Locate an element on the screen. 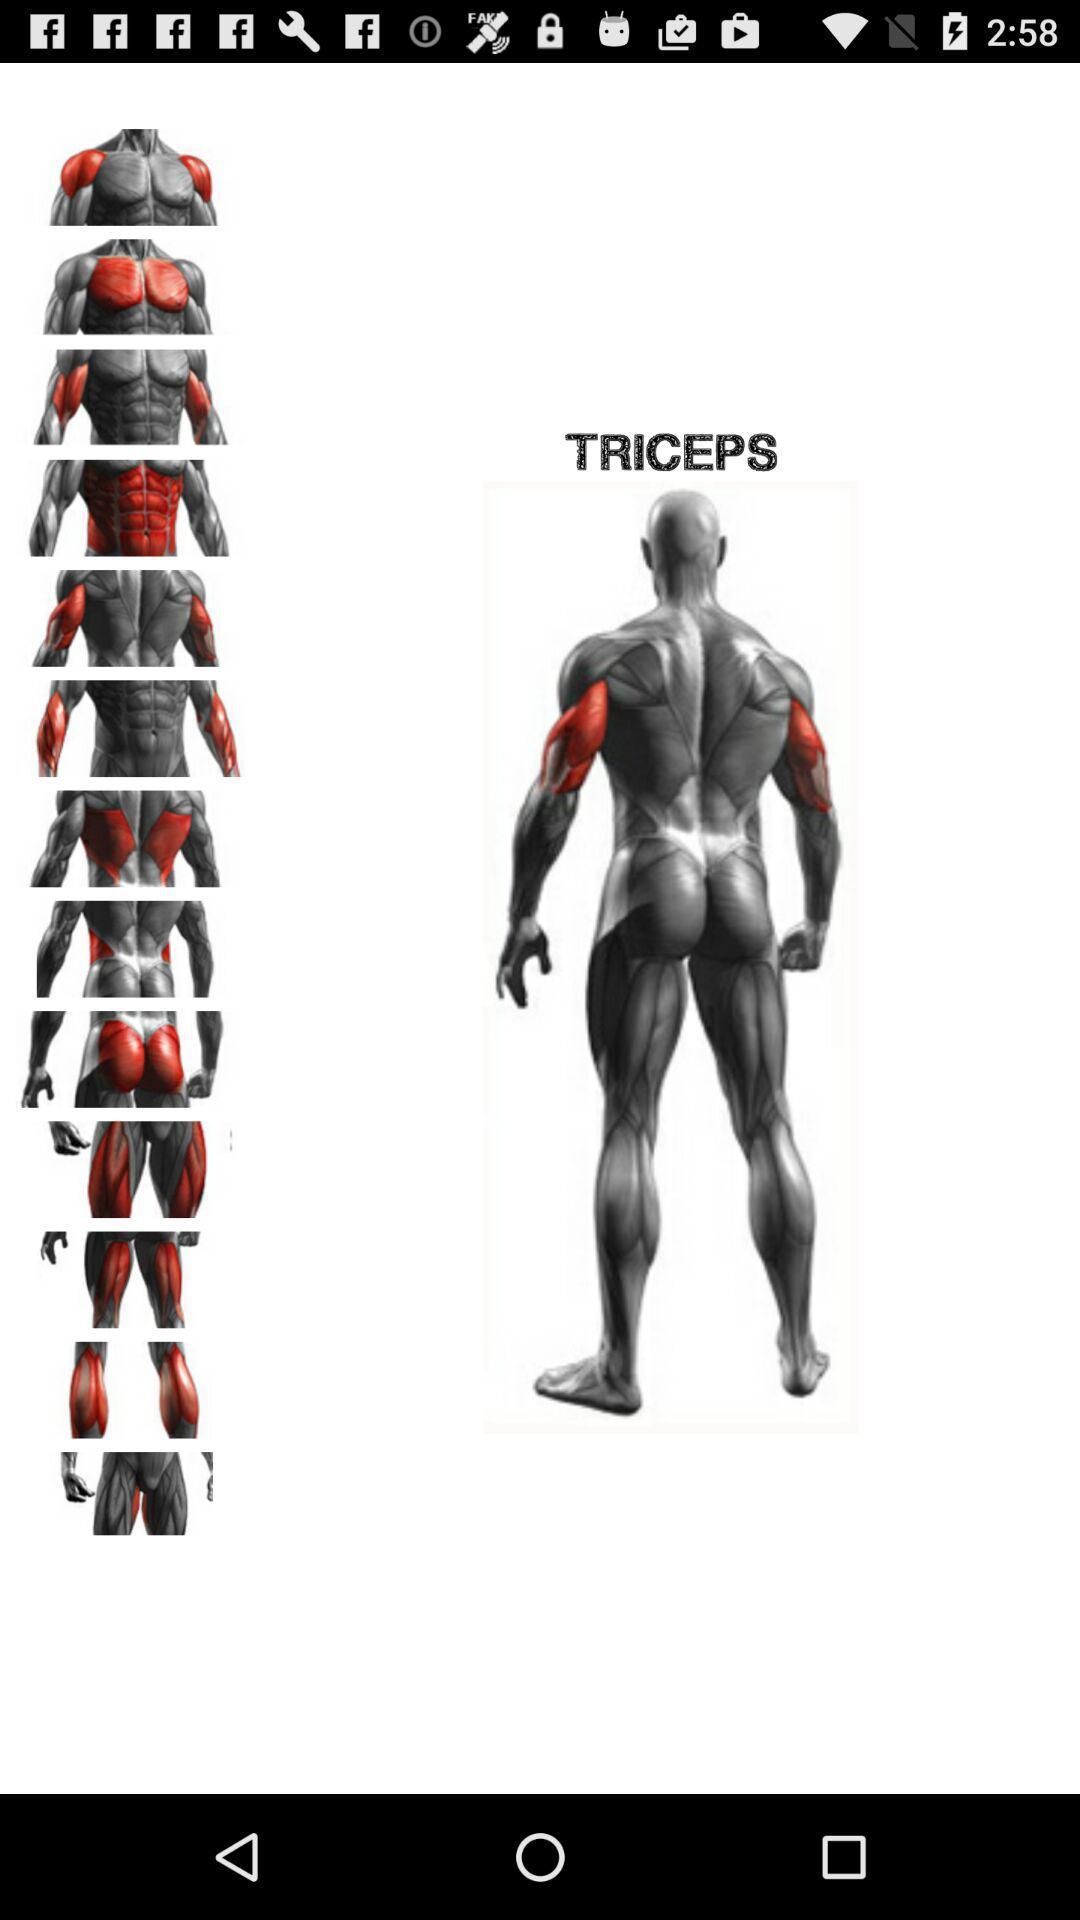 The image size is (1080, 1920). display muscle group is located at coordinates (131, 1382).